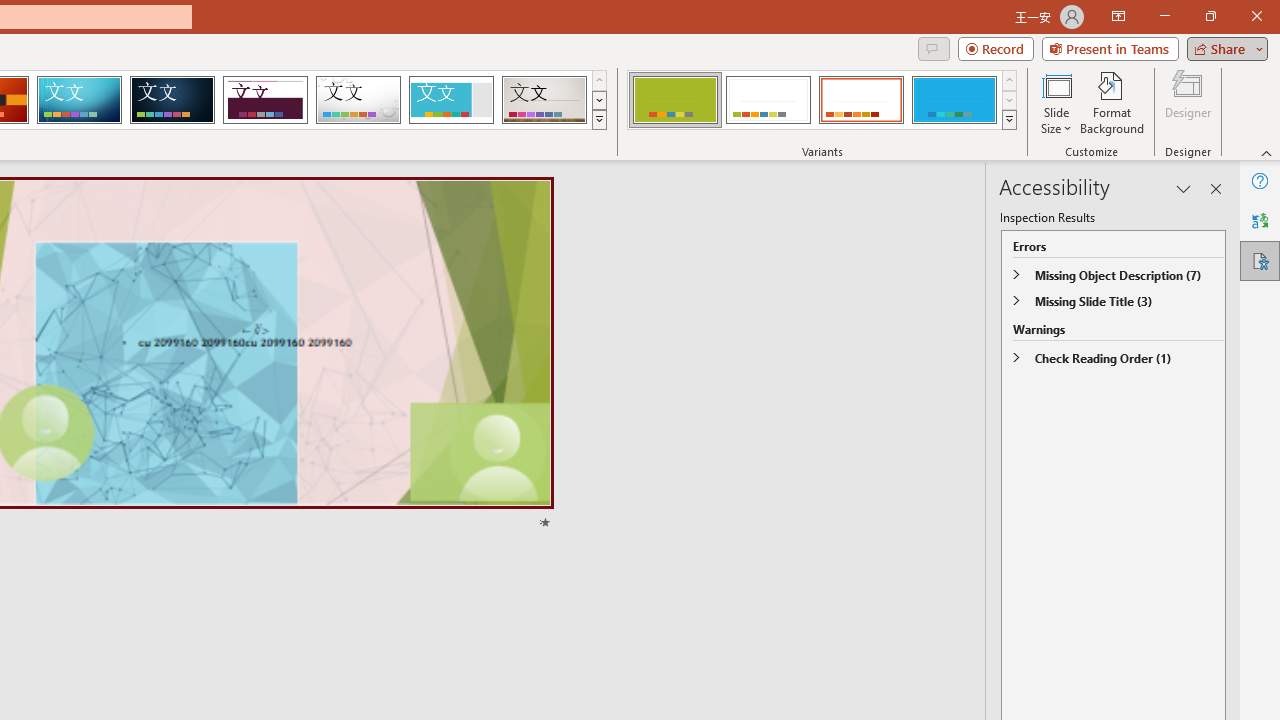 The width and height of the screenshot is (1280, 720). I want to click on 'Basis Variant 4', so click(953, 100).